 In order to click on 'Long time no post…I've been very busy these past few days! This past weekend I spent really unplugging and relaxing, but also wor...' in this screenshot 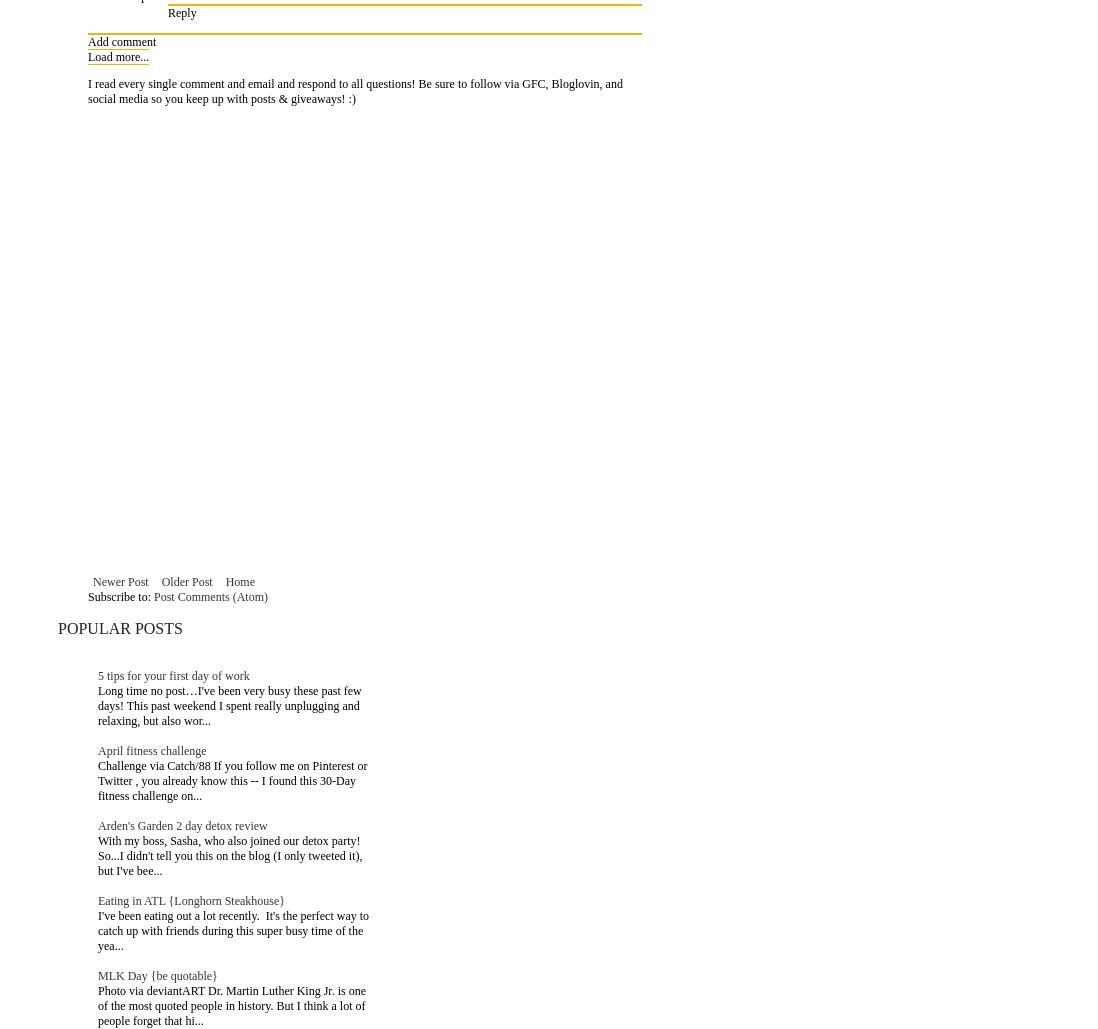, I will do `click(228, 704)`.